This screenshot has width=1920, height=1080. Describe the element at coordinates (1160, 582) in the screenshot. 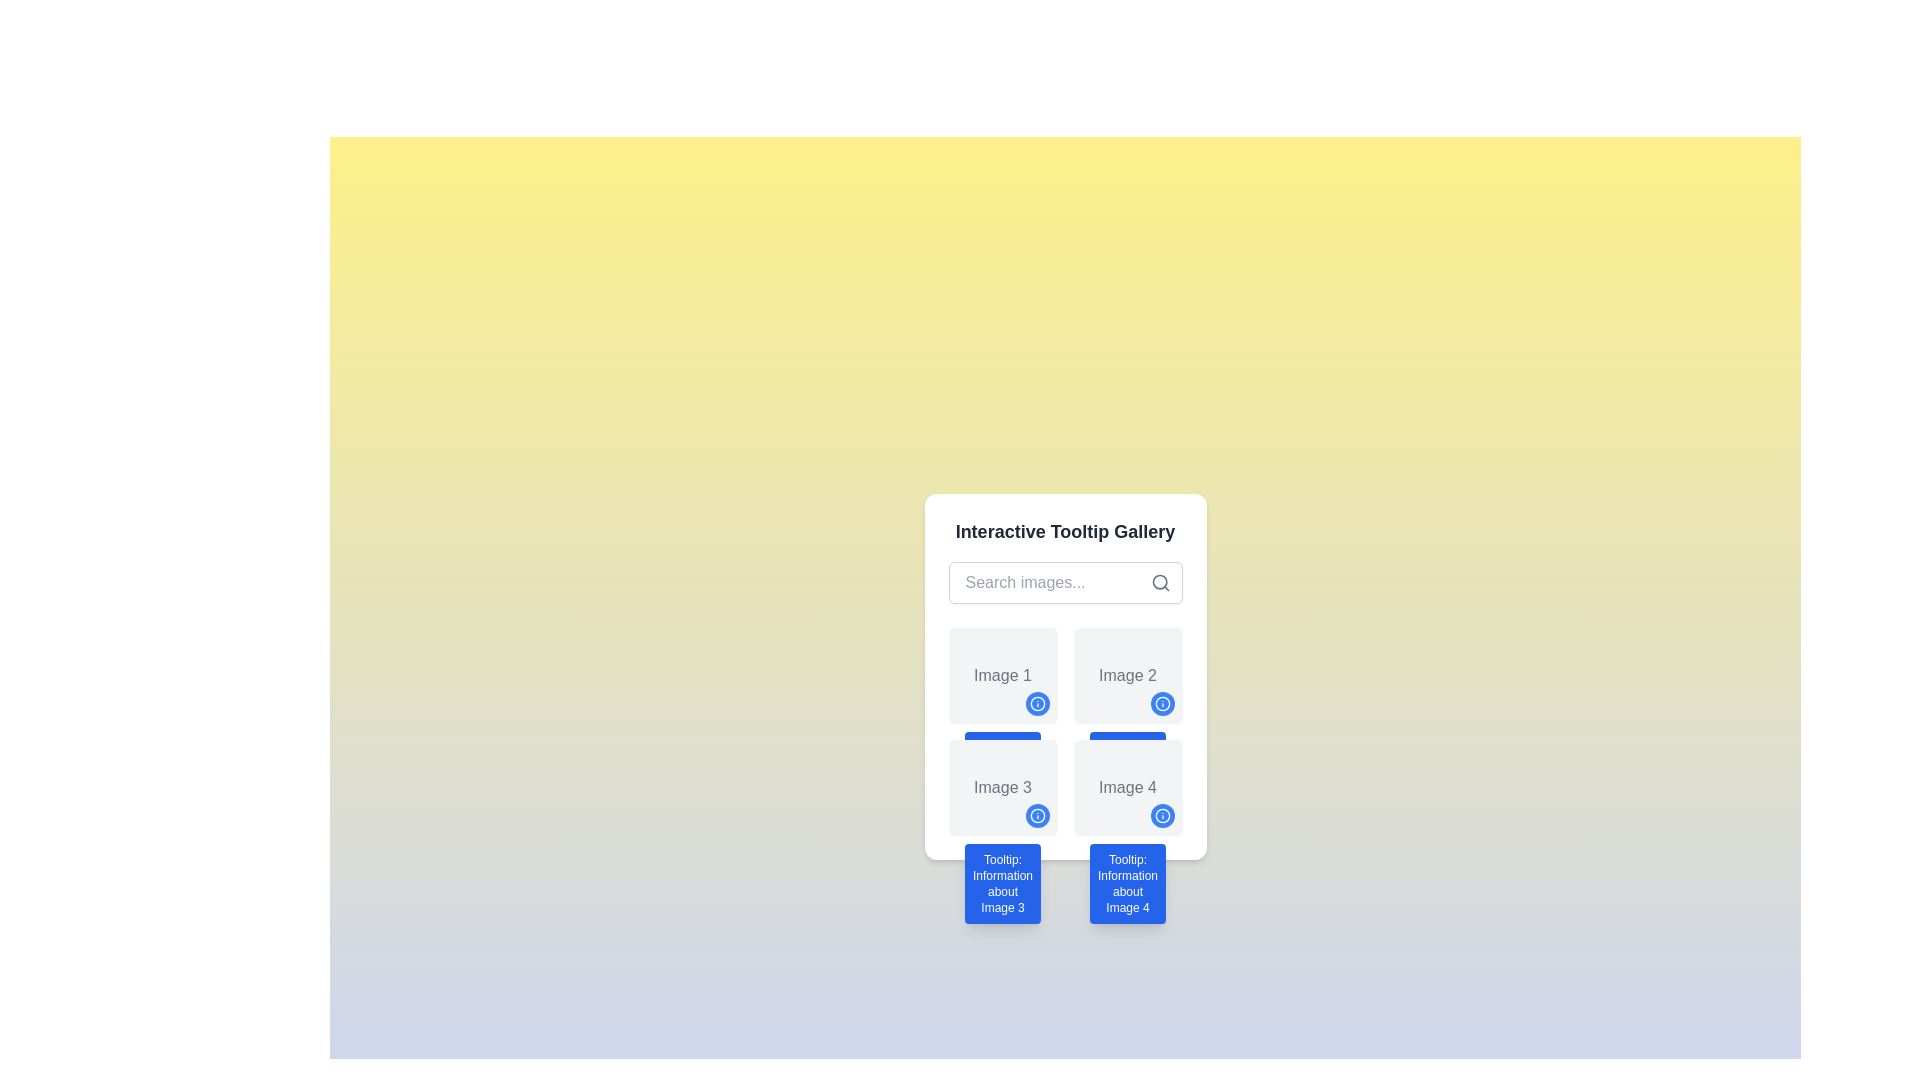

I see `the search icon, which is a gray magnifying glass located near the right edge of the search input bar in the 'Interactive Tooltip Gallery'` at that location.